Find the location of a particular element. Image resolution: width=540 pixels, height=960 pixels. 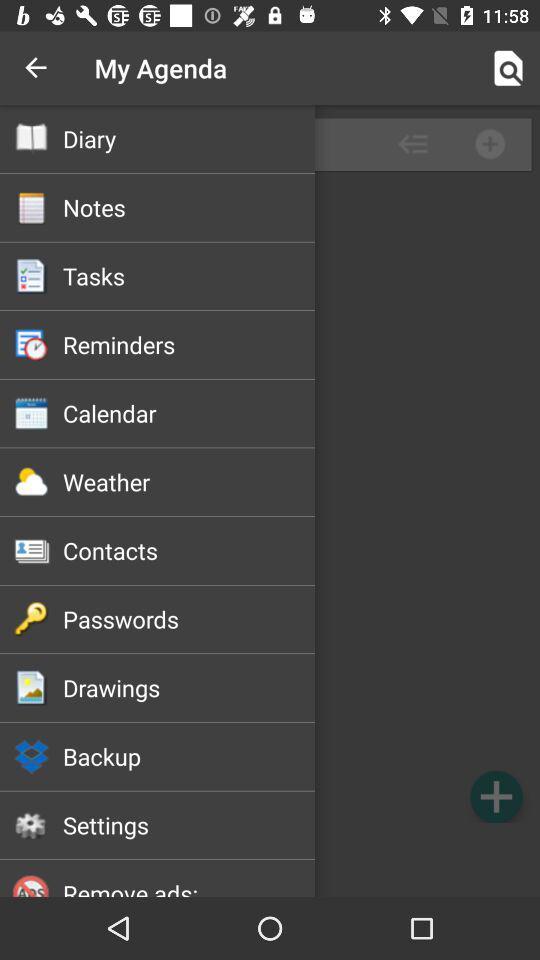

backup icon is located at coordinates (189, 755).